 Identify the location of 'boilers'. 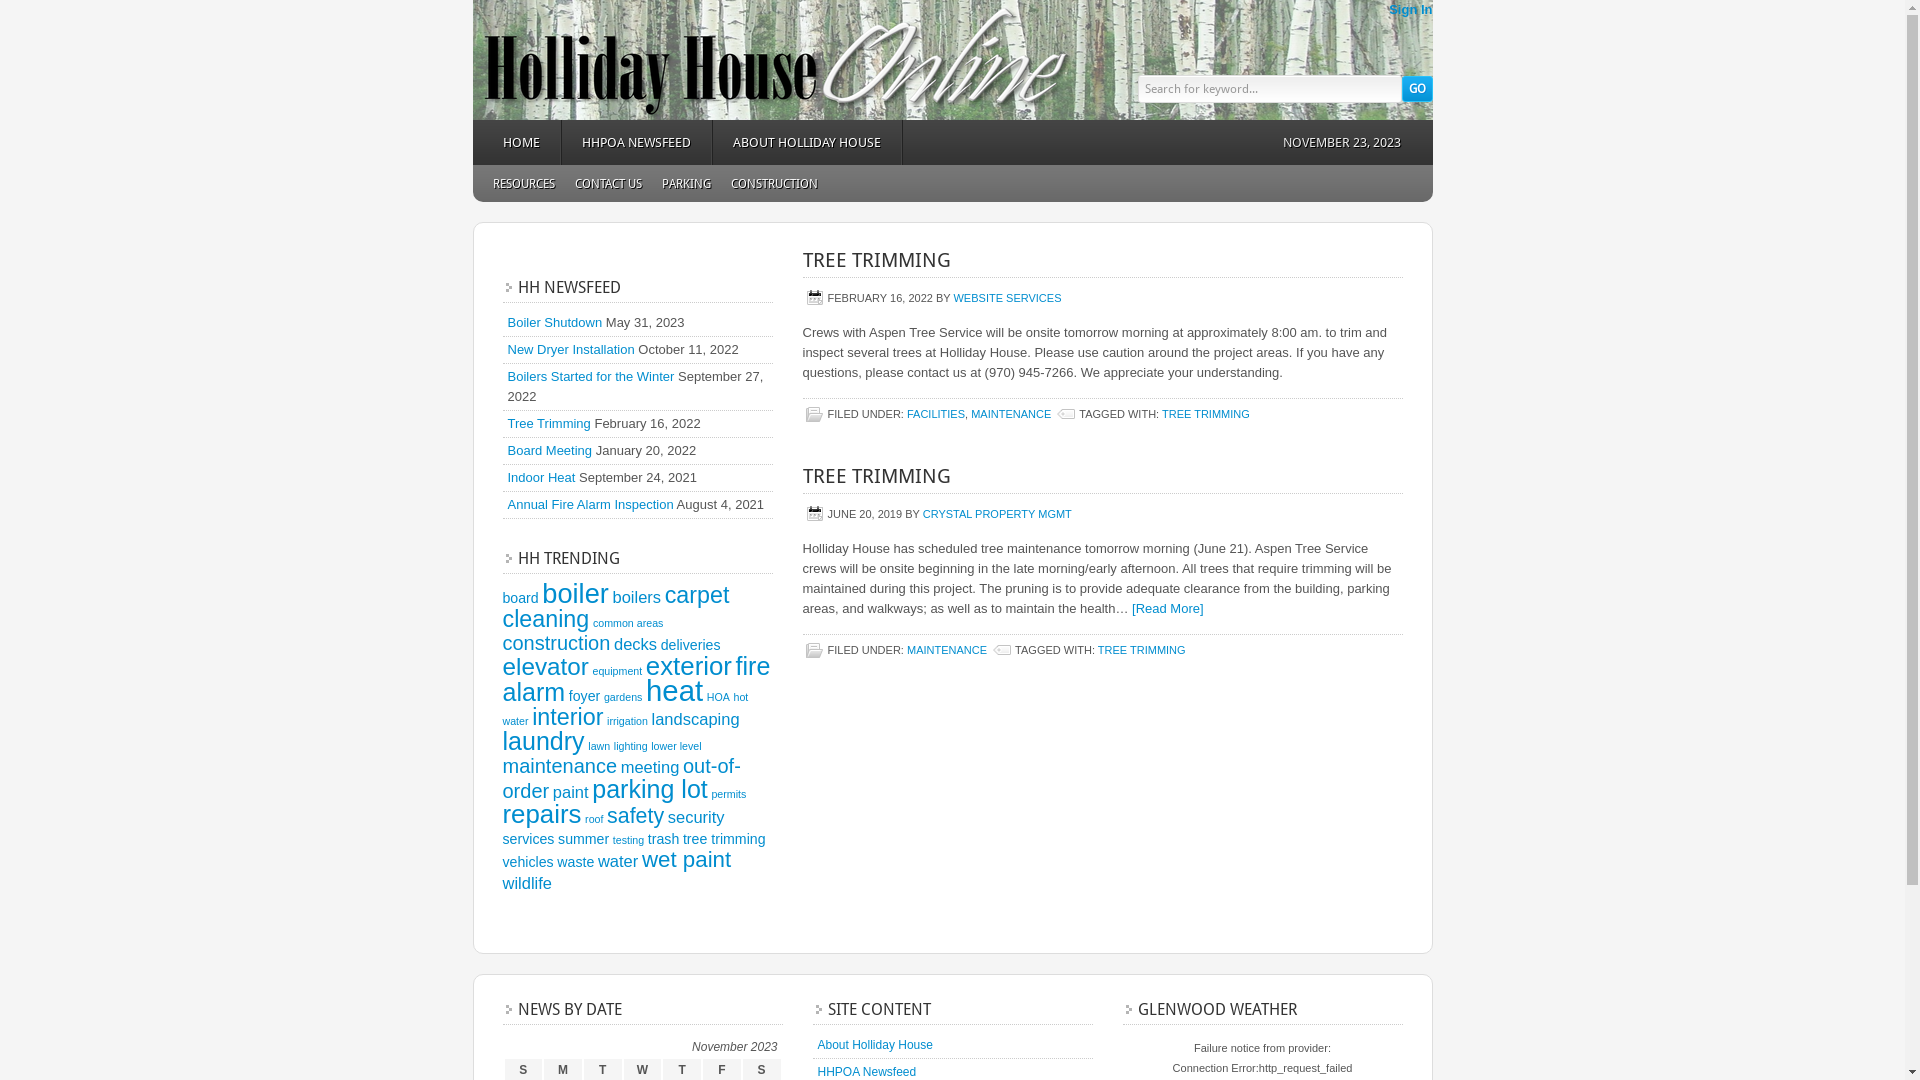
(635, 596).